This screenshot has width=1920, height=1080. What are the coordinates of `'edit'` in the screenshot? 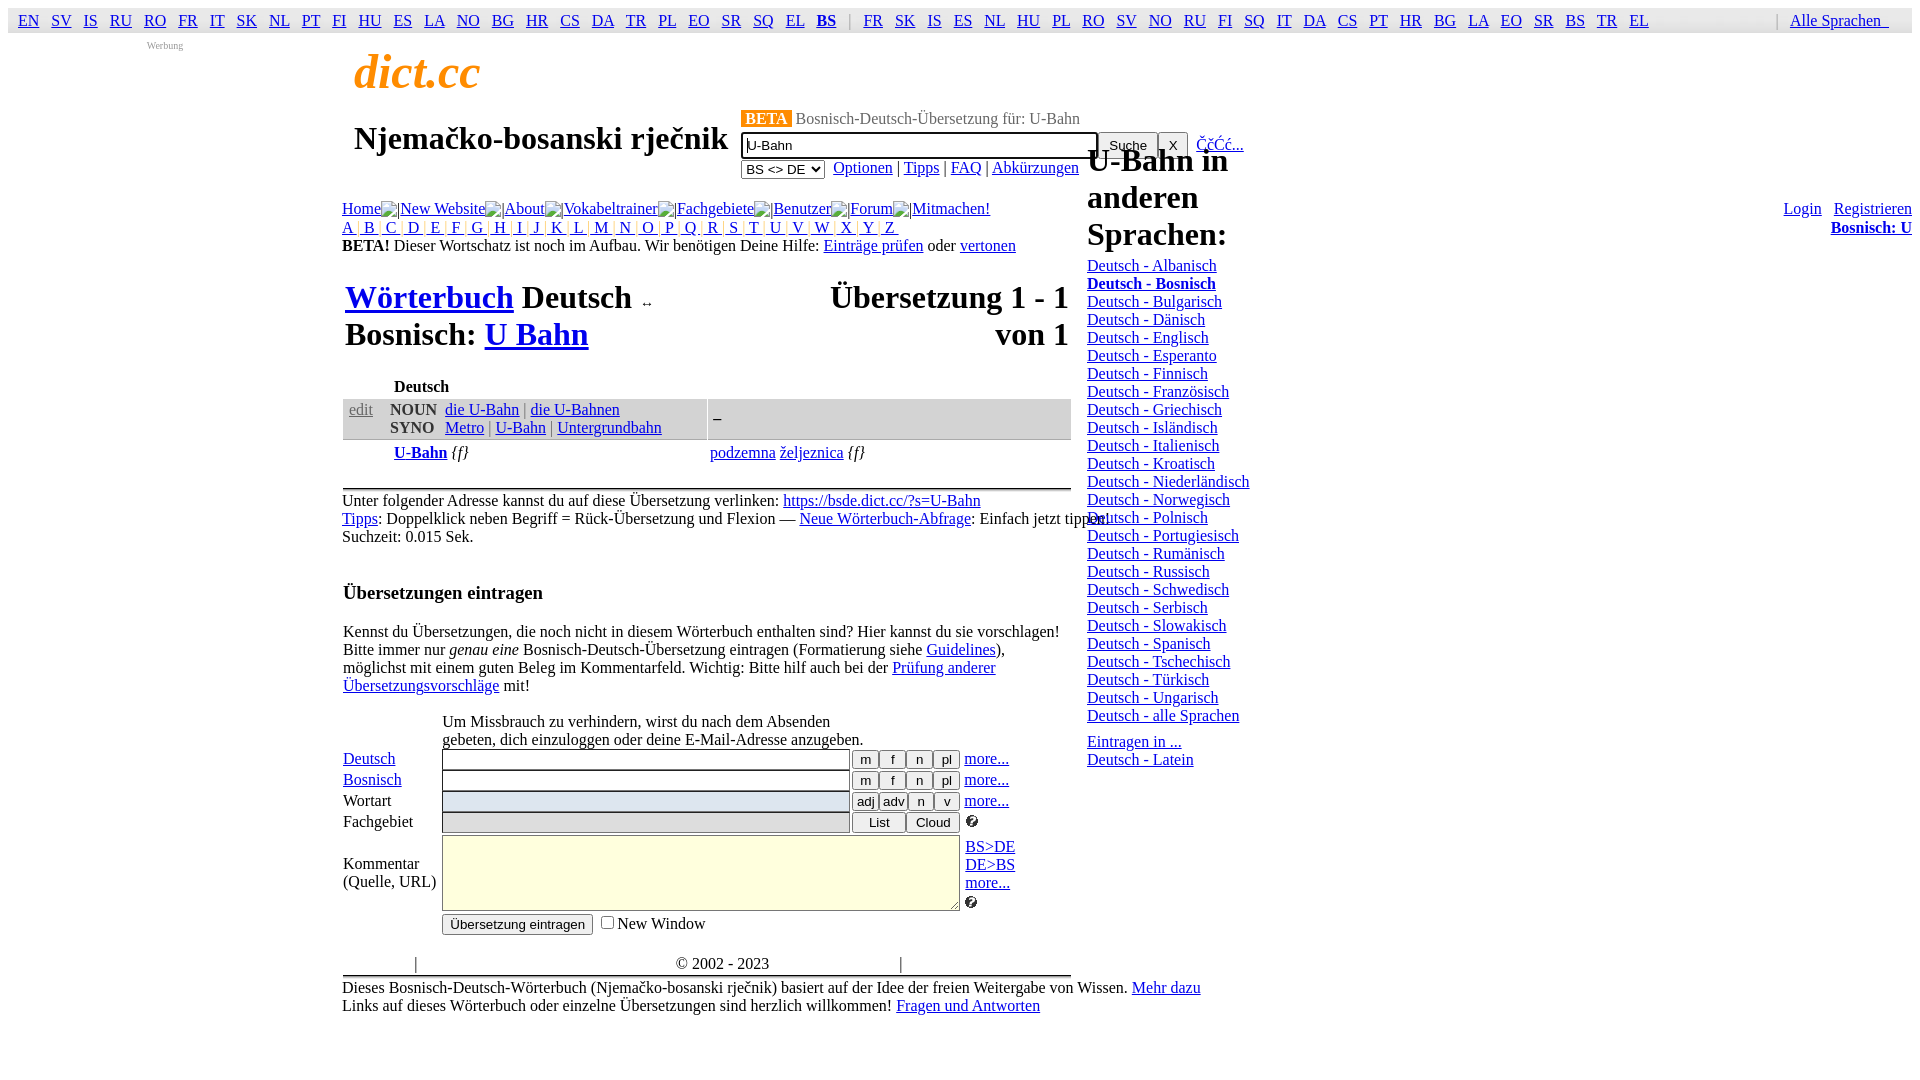 It's located at (360, 408).